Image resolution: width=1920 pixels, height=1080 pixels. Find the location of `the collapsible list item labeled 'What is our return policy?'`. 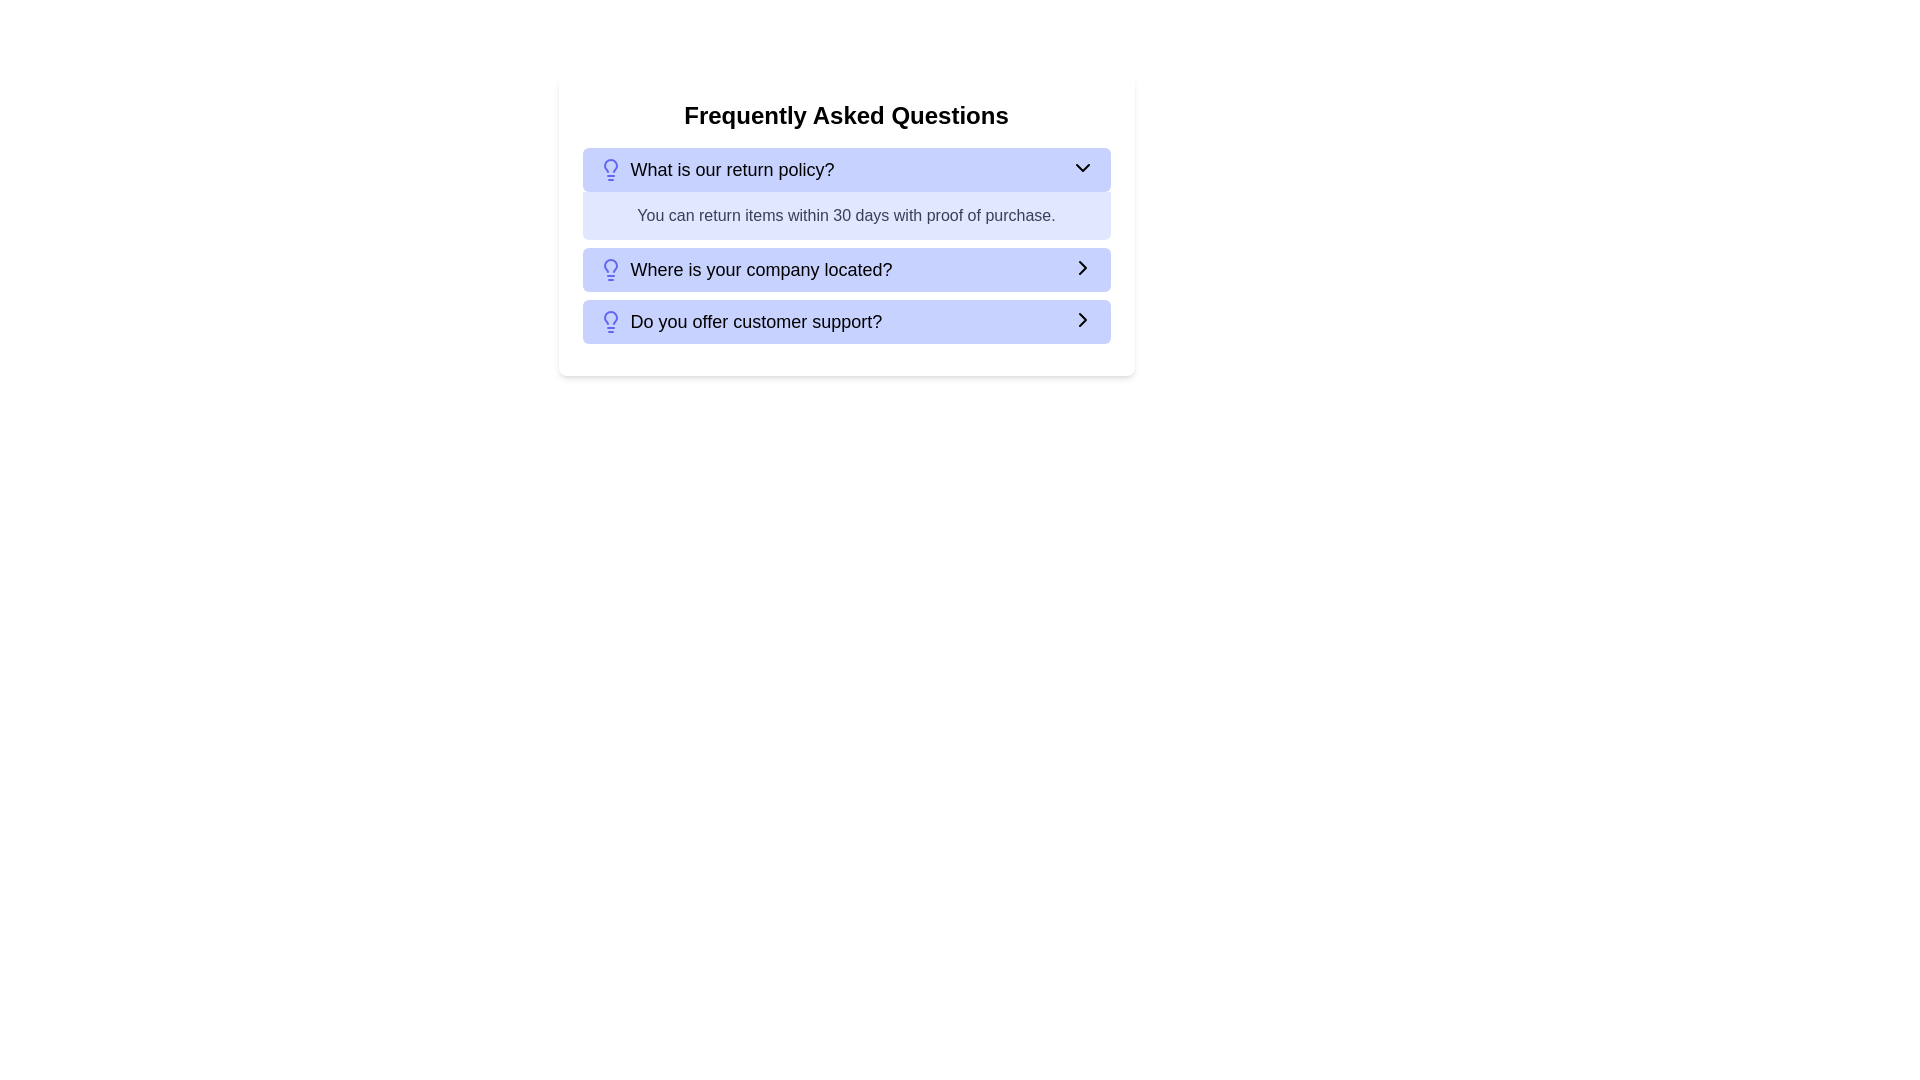

the collapsible list item labeled 'What is our return policy?' is located at coordinates (846, 168).